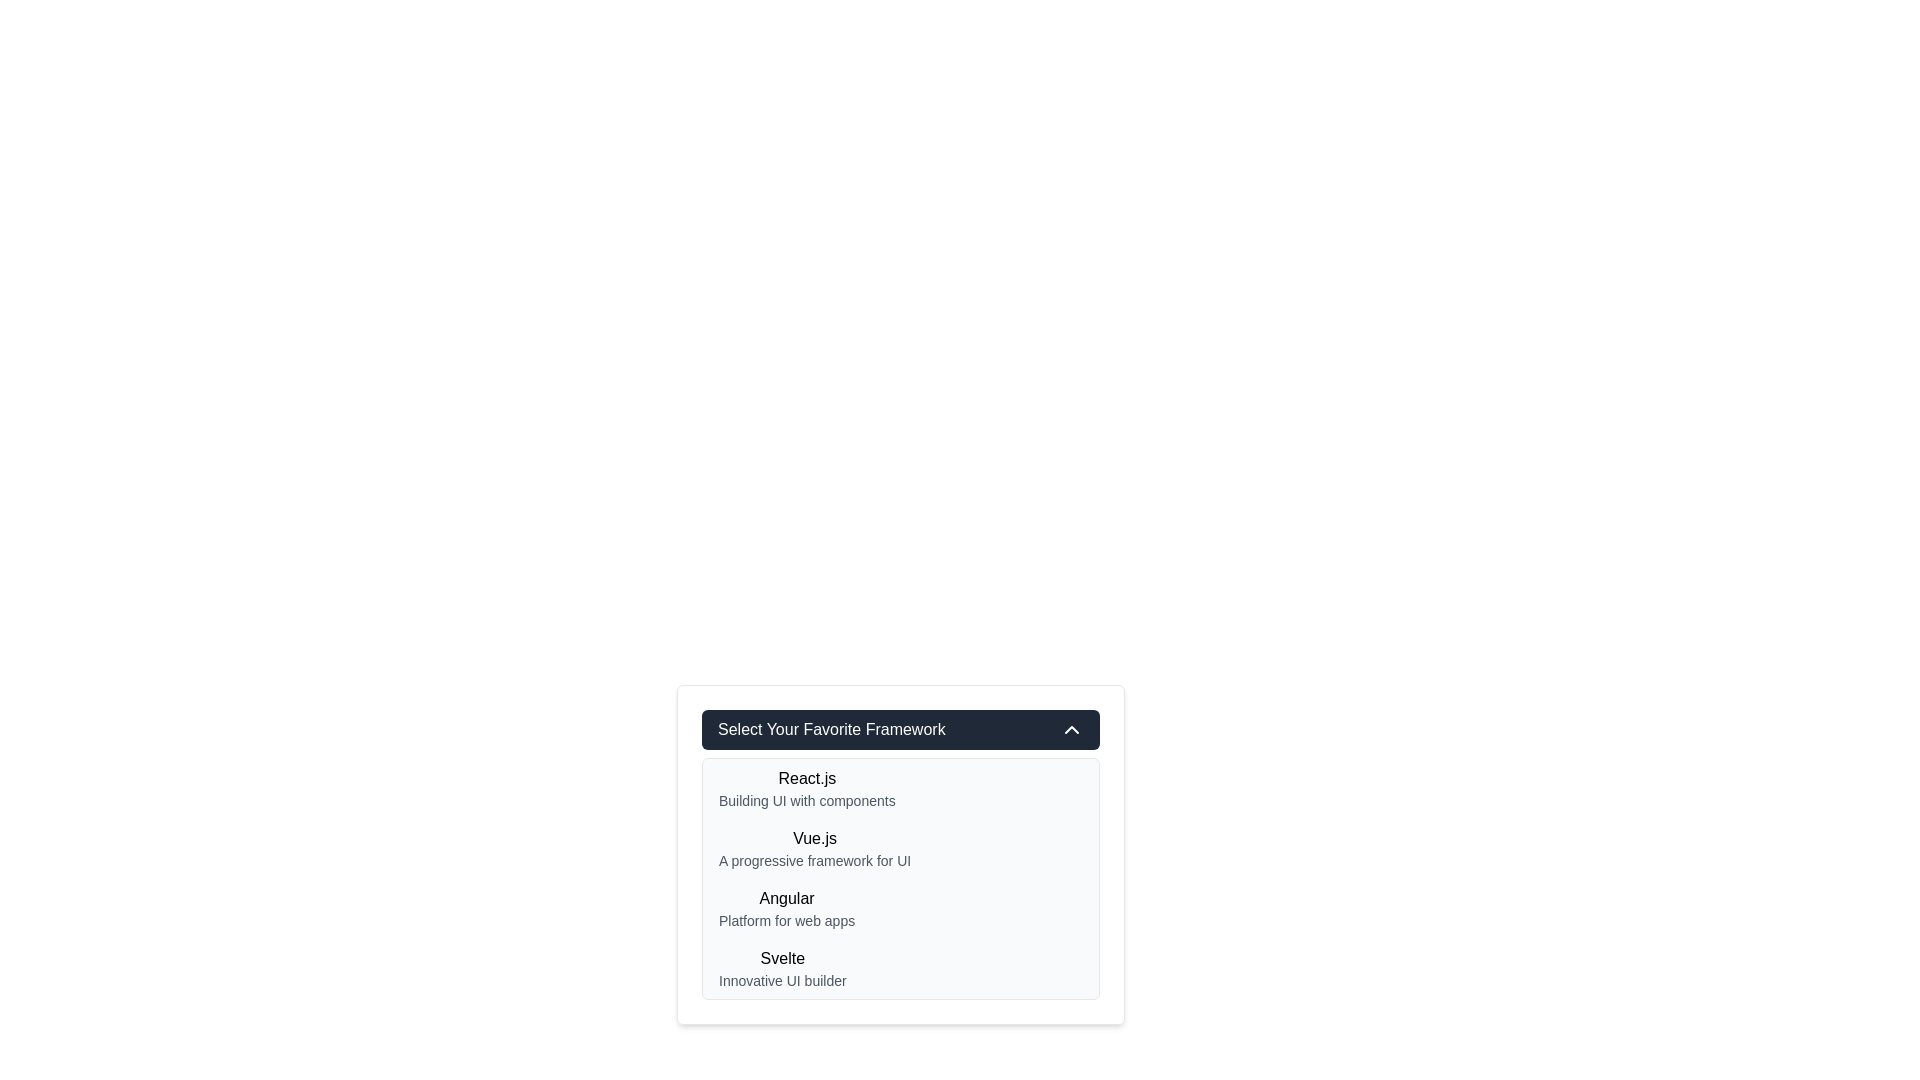 The height and width of the screenshot is (1080, 1920). What do you see at coordinates (786, 897) in the screenshot?
I see `the text label displaying 'Angular'` at bounding box center [786, 897].